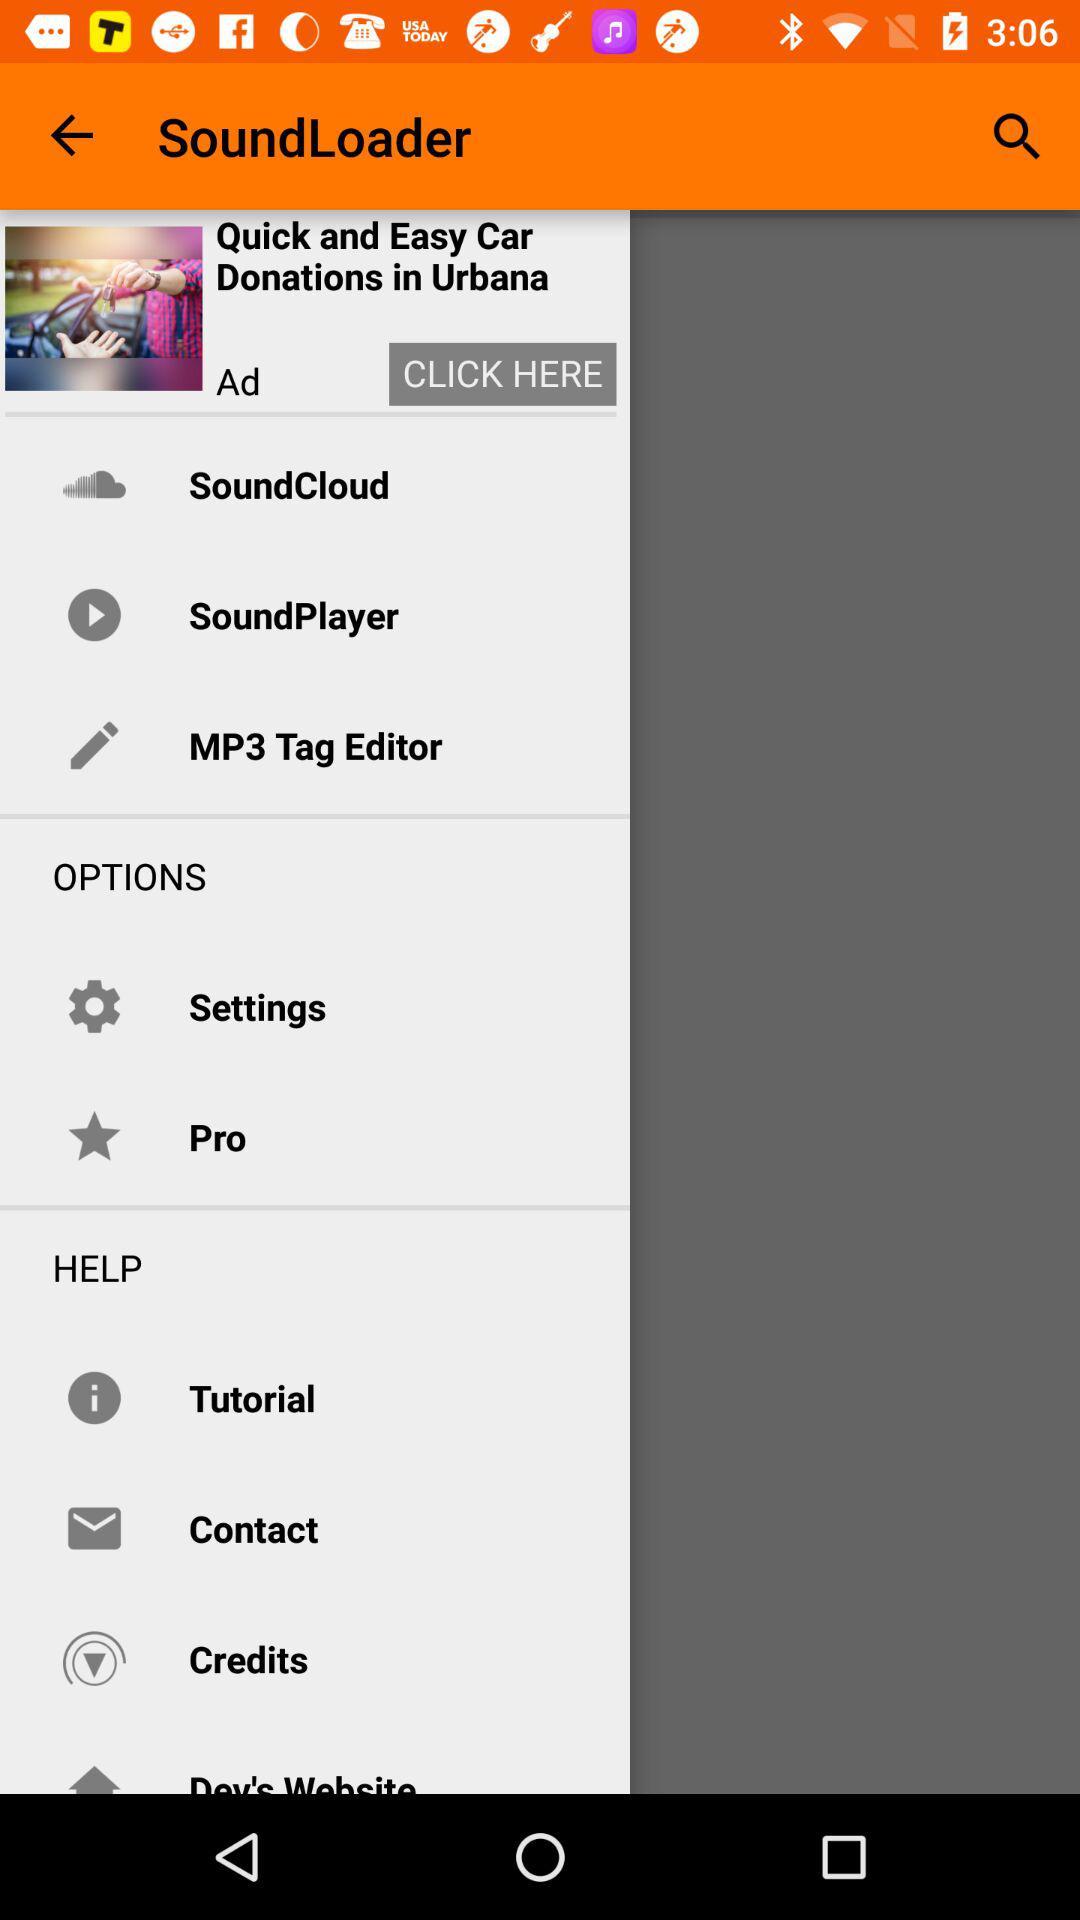 The height and width of the screenshot is (1920, 1080). I want to click on pro, so click(217, 1137).